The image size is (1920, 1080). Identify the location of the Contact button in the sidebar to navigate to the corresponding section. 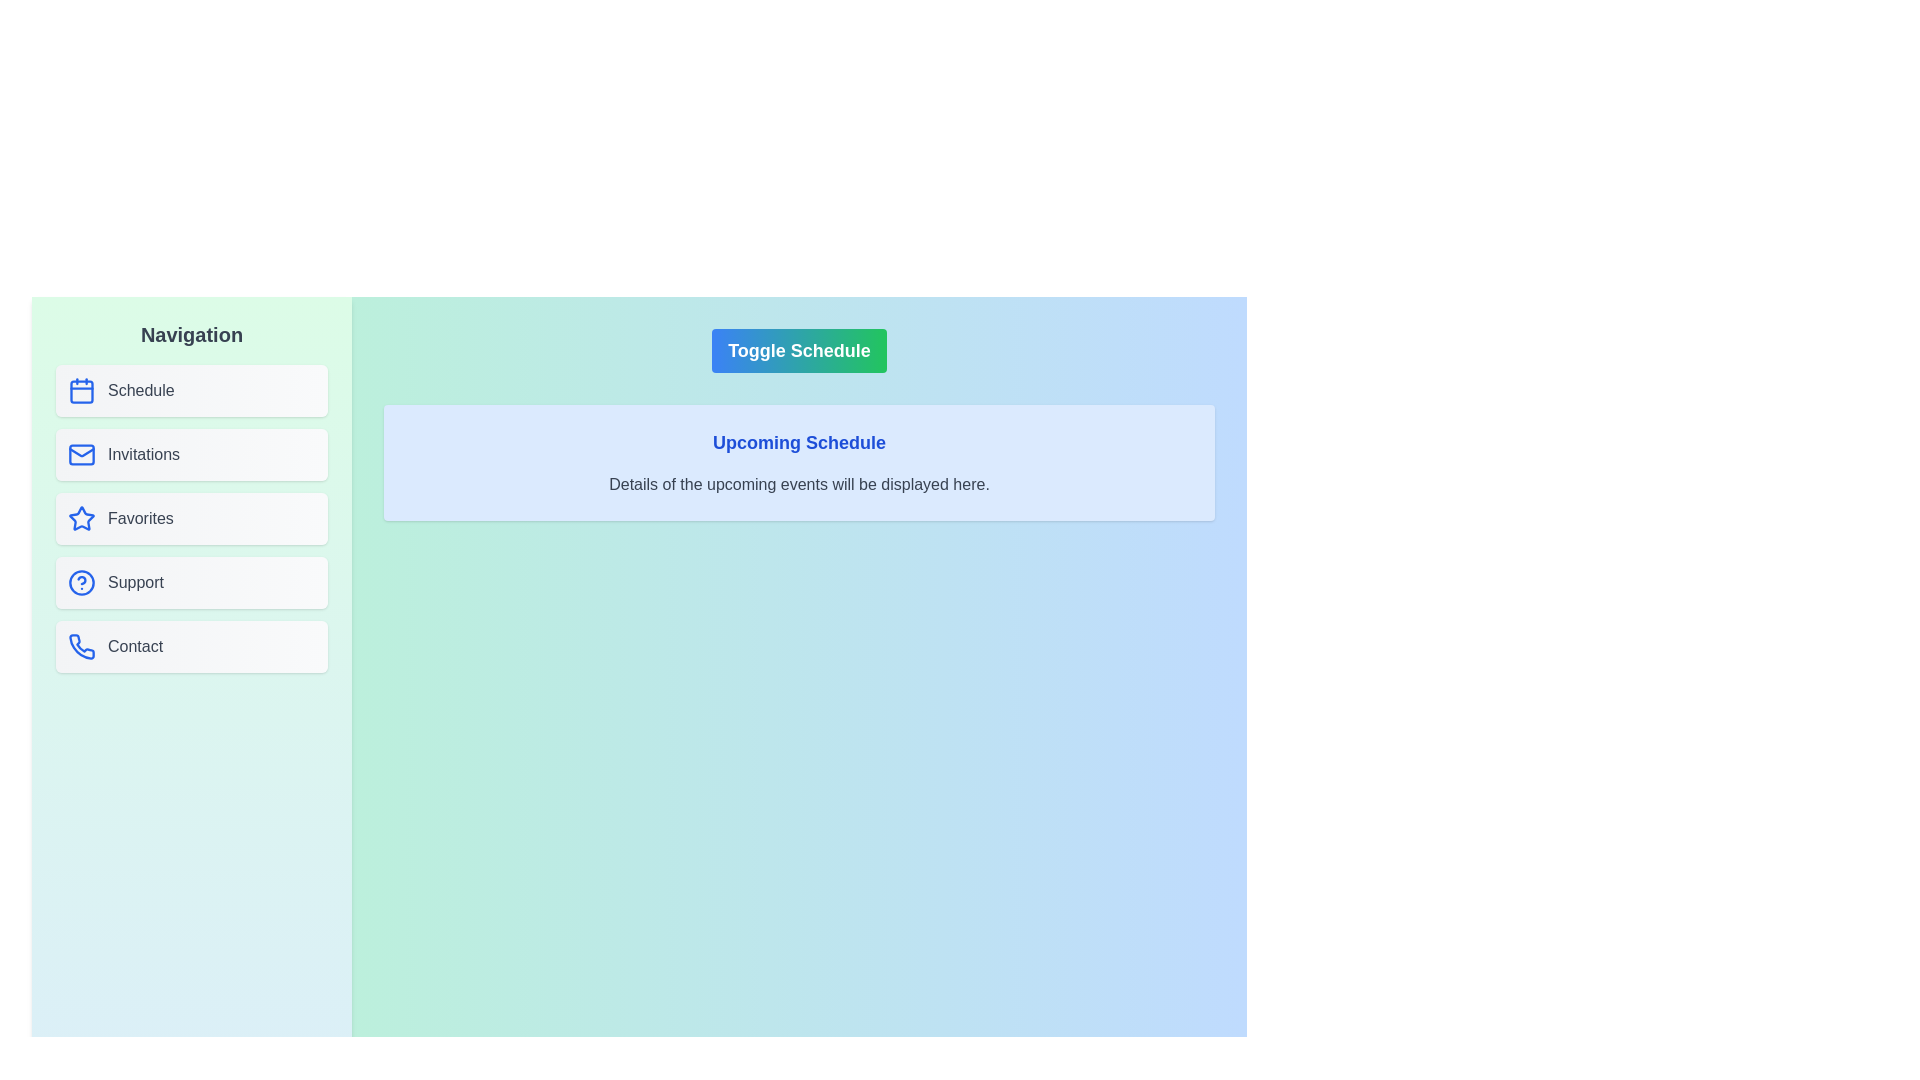
(192, 647).